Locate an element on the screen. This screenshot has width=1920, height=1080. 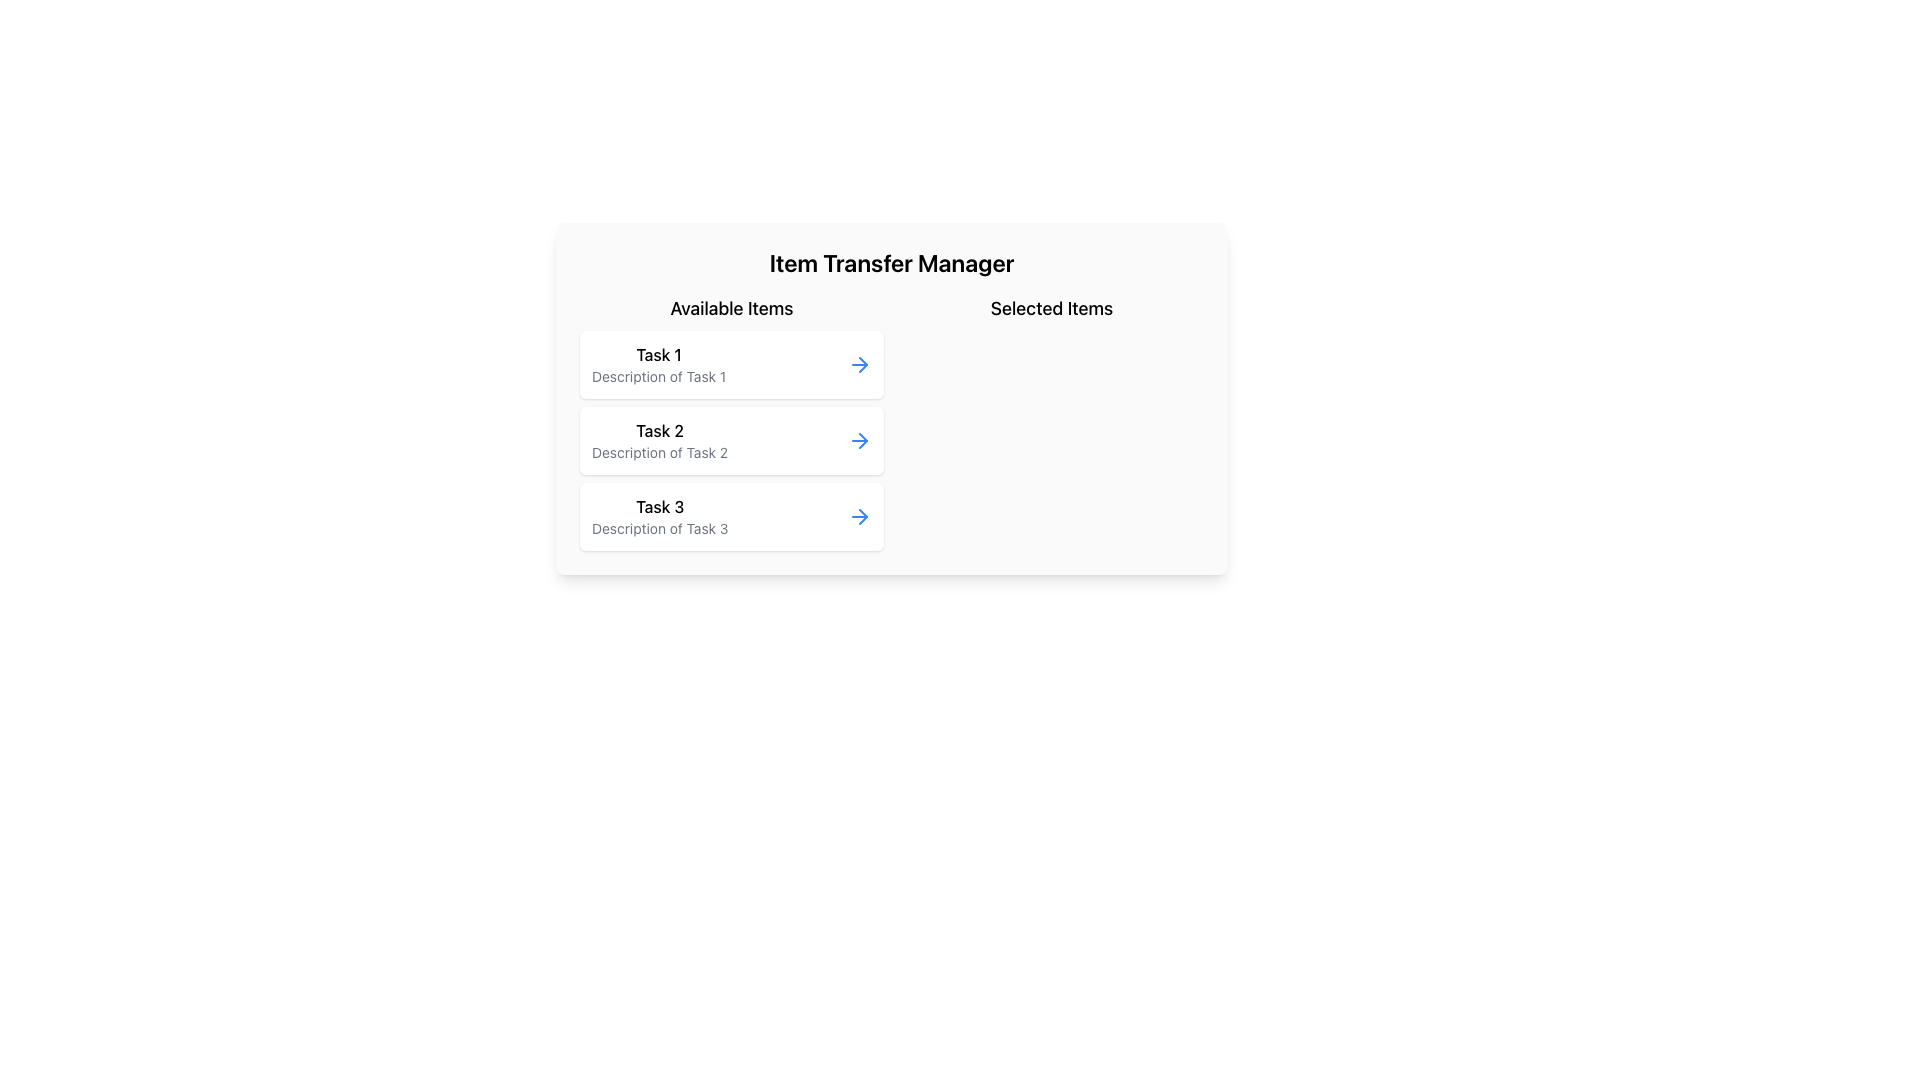
the right-pointing arrow icon located to the far right of the 'Task 2' entry box in the 'Available Items' column to initiate the task transfer is located at coordinates (863, 439).